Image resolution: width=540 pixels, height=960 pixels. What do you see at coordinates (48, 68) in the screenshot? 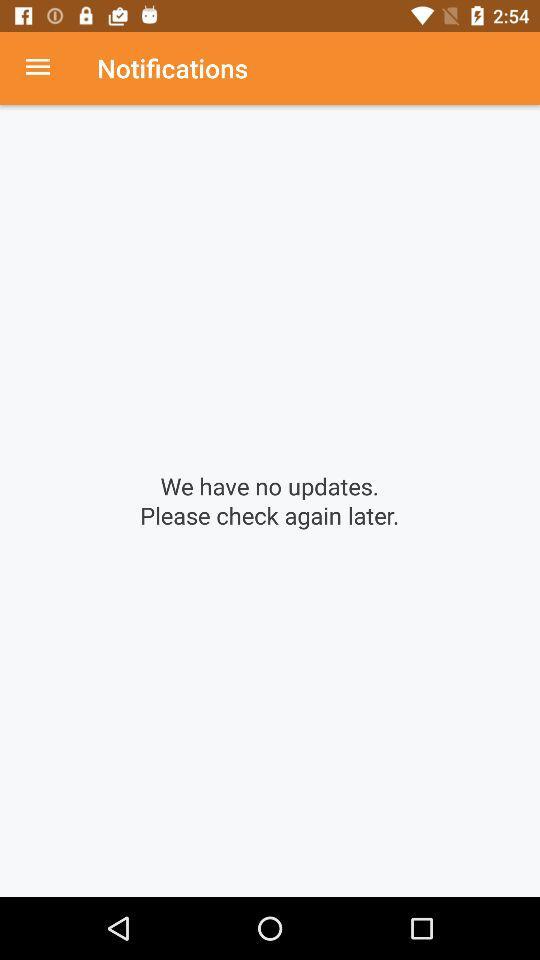
I see `item to the left of notifications` at bounding box center [48, 68].